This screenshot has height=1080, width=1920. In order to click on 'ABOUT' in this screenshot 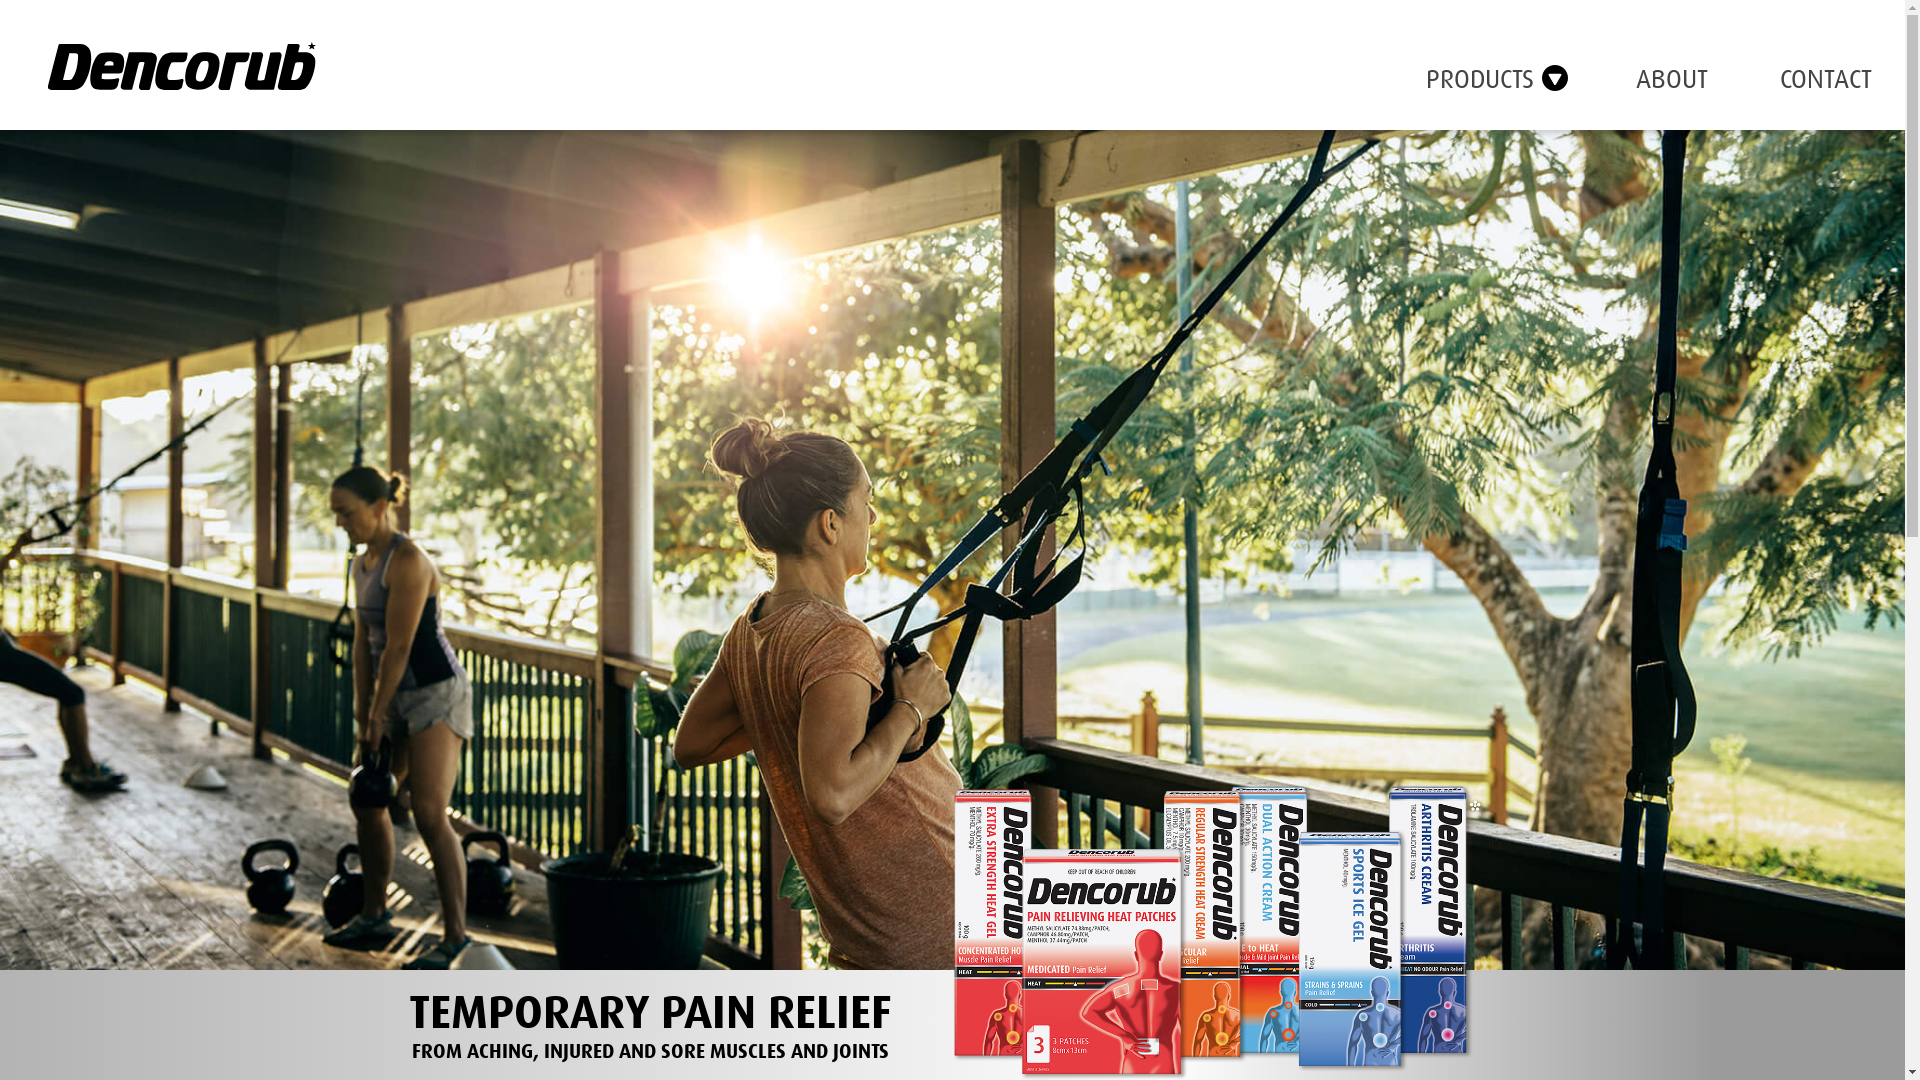, I will do `click(1636, 79)`.